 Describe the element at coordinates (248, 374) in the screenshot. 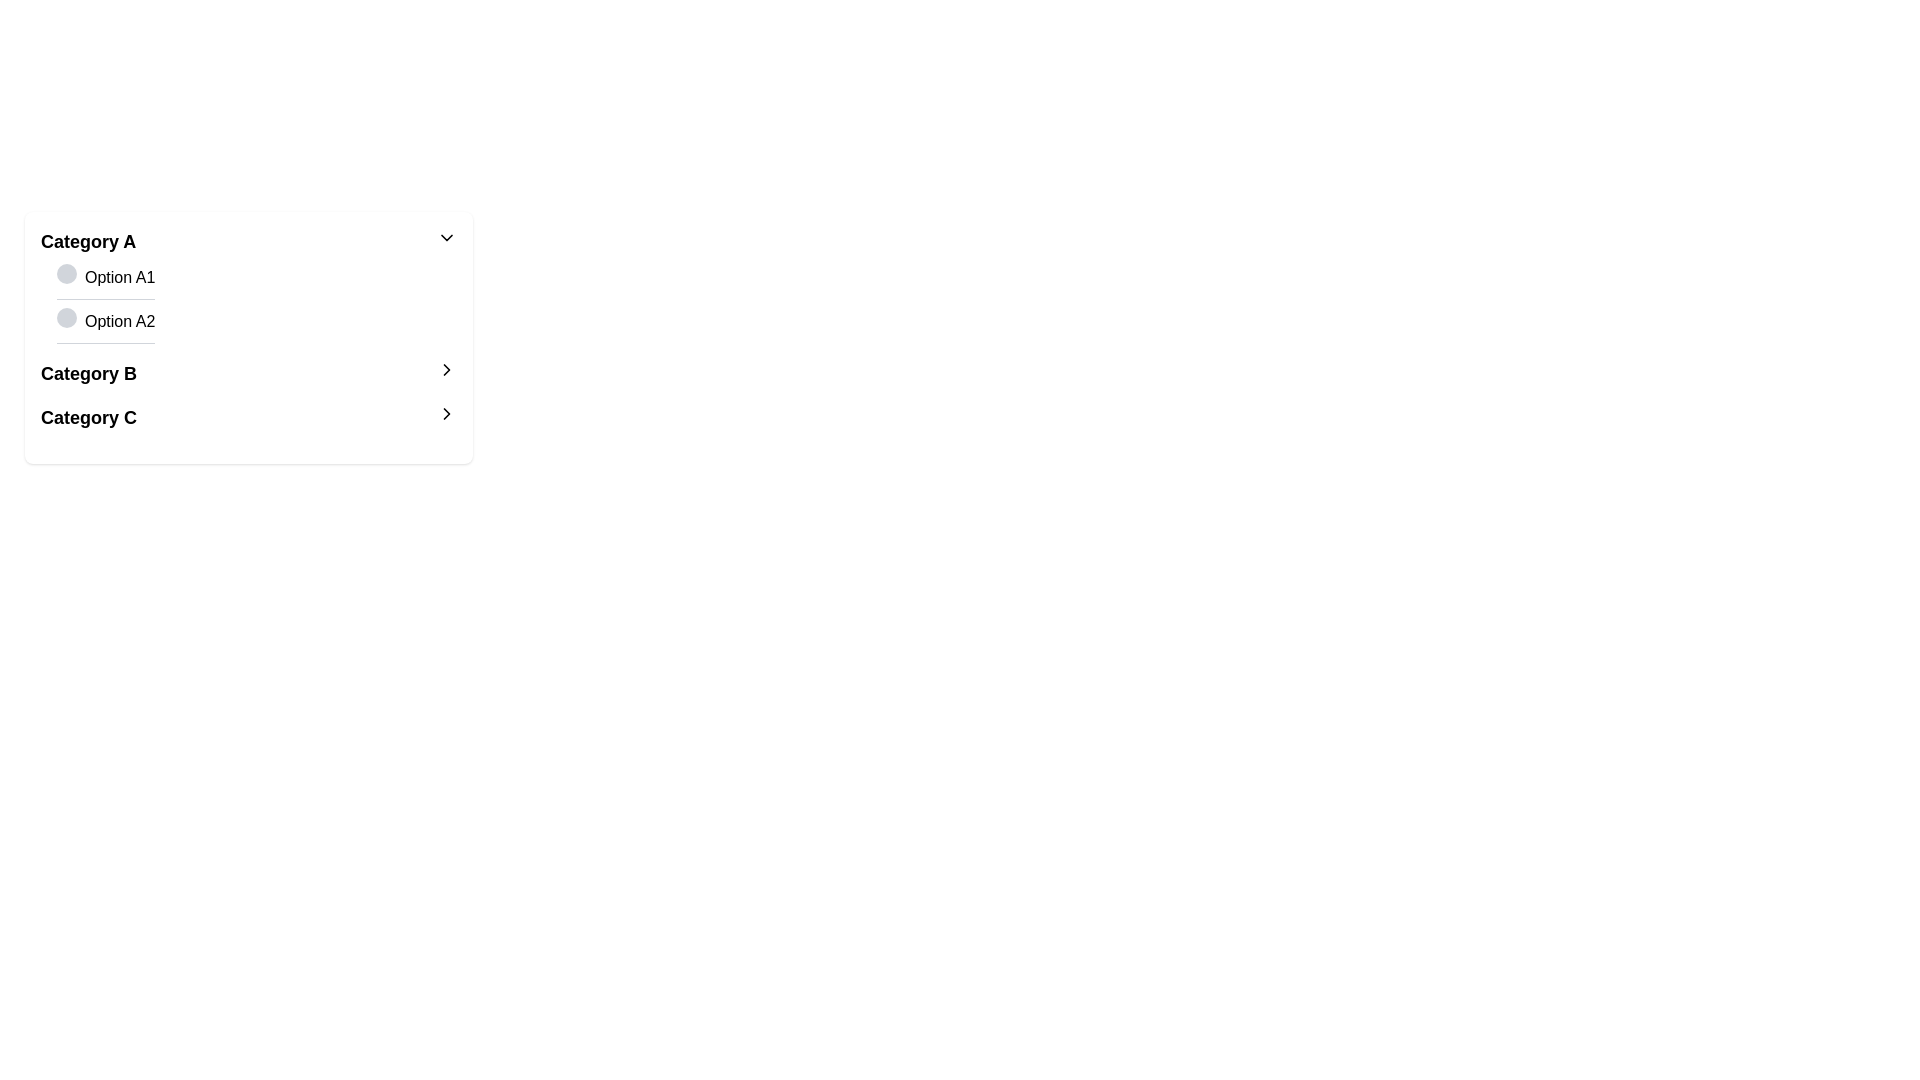

I see `the second button in the vertical menu that leads to 'Category B'` at that location.